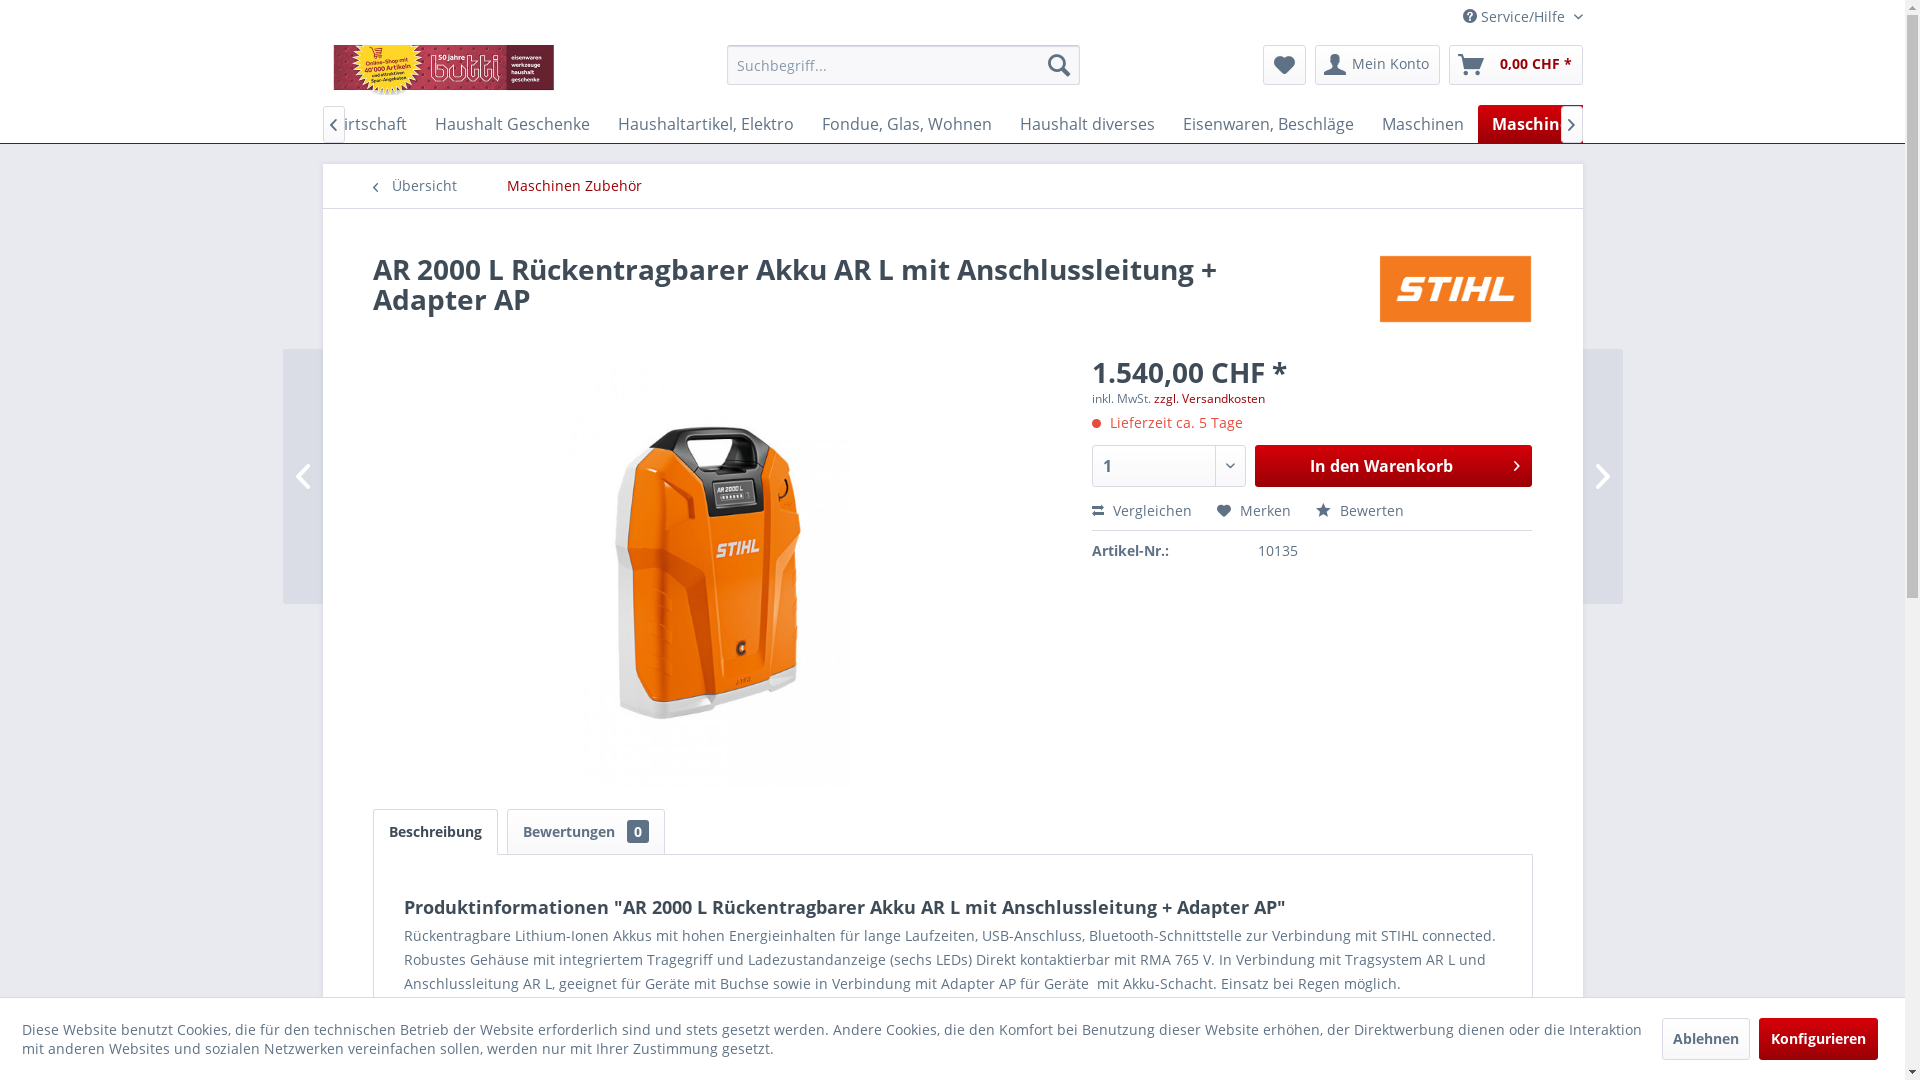 This screenshot has height=1080, width=1920. Describe the element at coordinates (1142, 509) in the screenshot. I see `'Vergleichen'` at that location.